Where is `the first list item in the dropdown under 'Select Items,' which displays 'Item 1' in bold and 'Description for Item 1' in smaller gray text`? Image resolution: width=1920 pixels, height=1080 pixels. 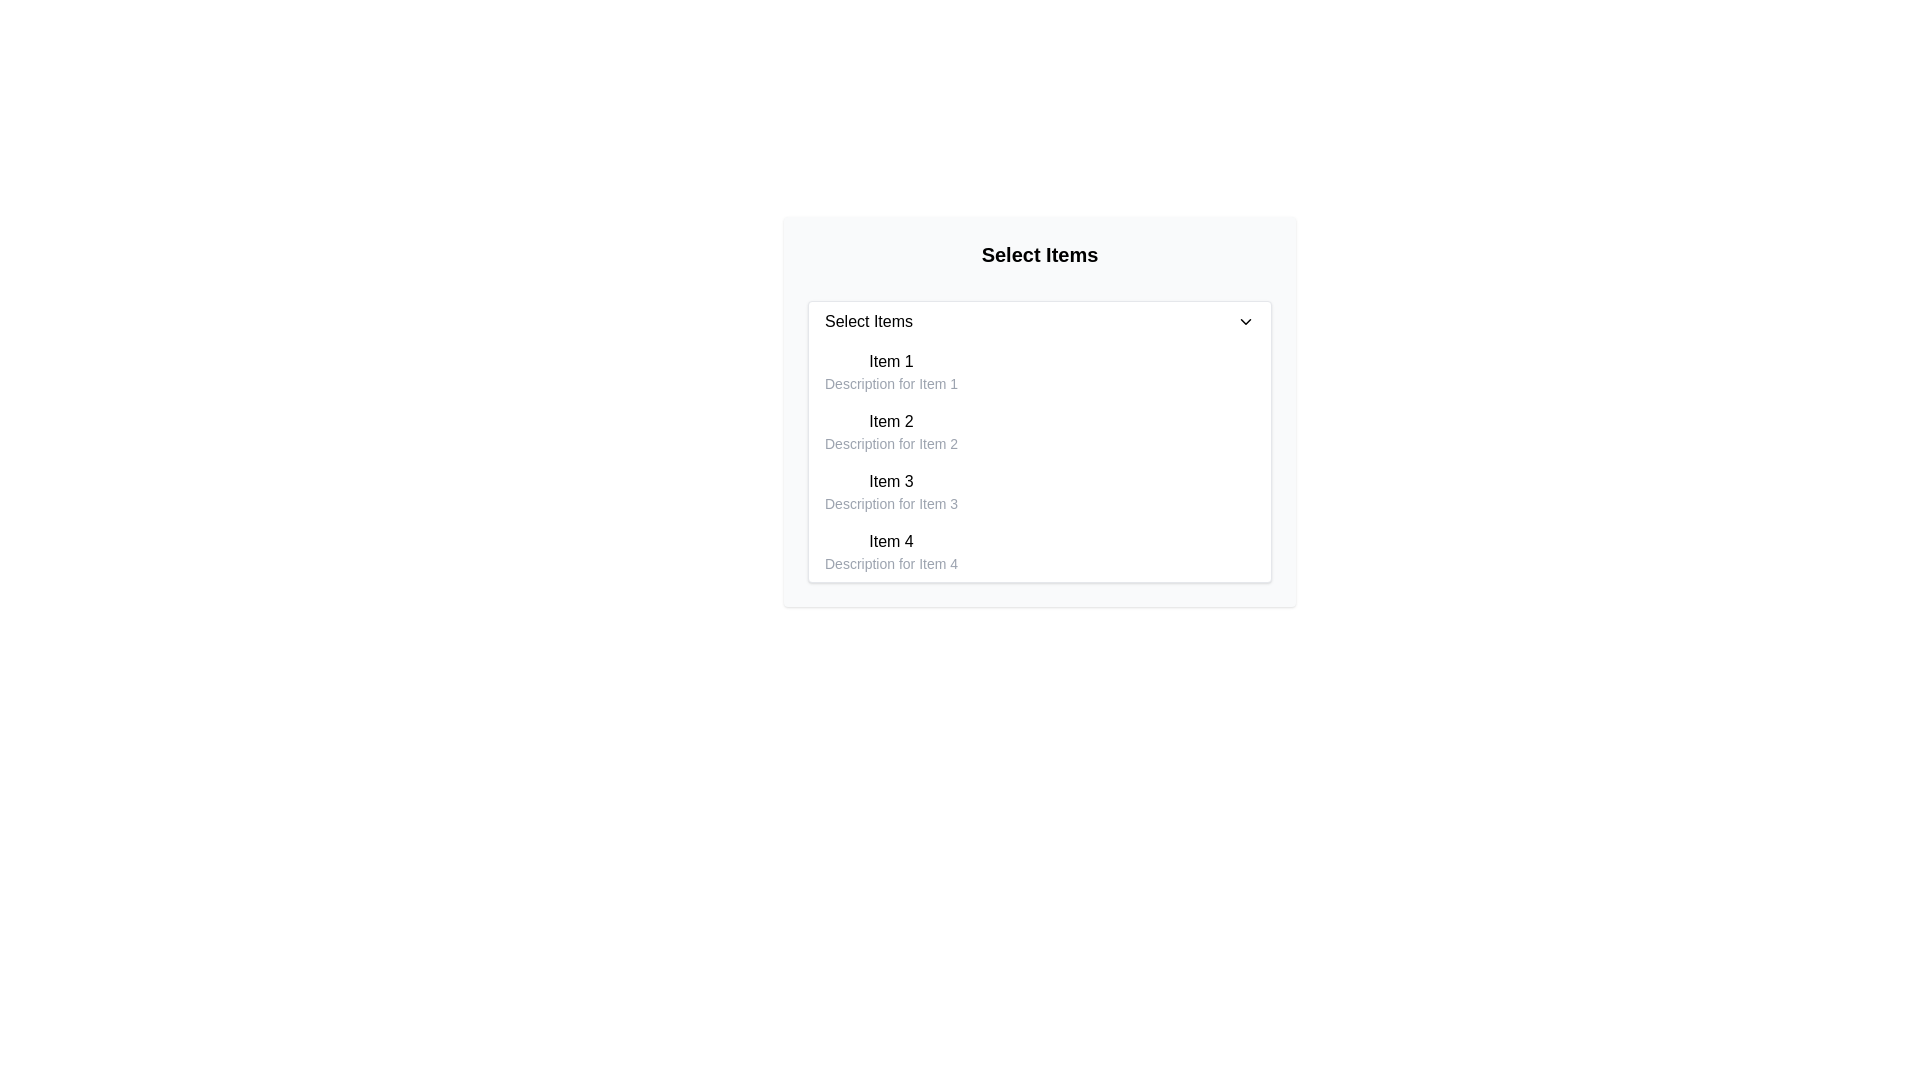 the first list item in the dropdown under 'Select Items,' which displays 'Item 1' in bold and 'Description for Item 1' in smaller gray text is located at coordinates (890, 371).